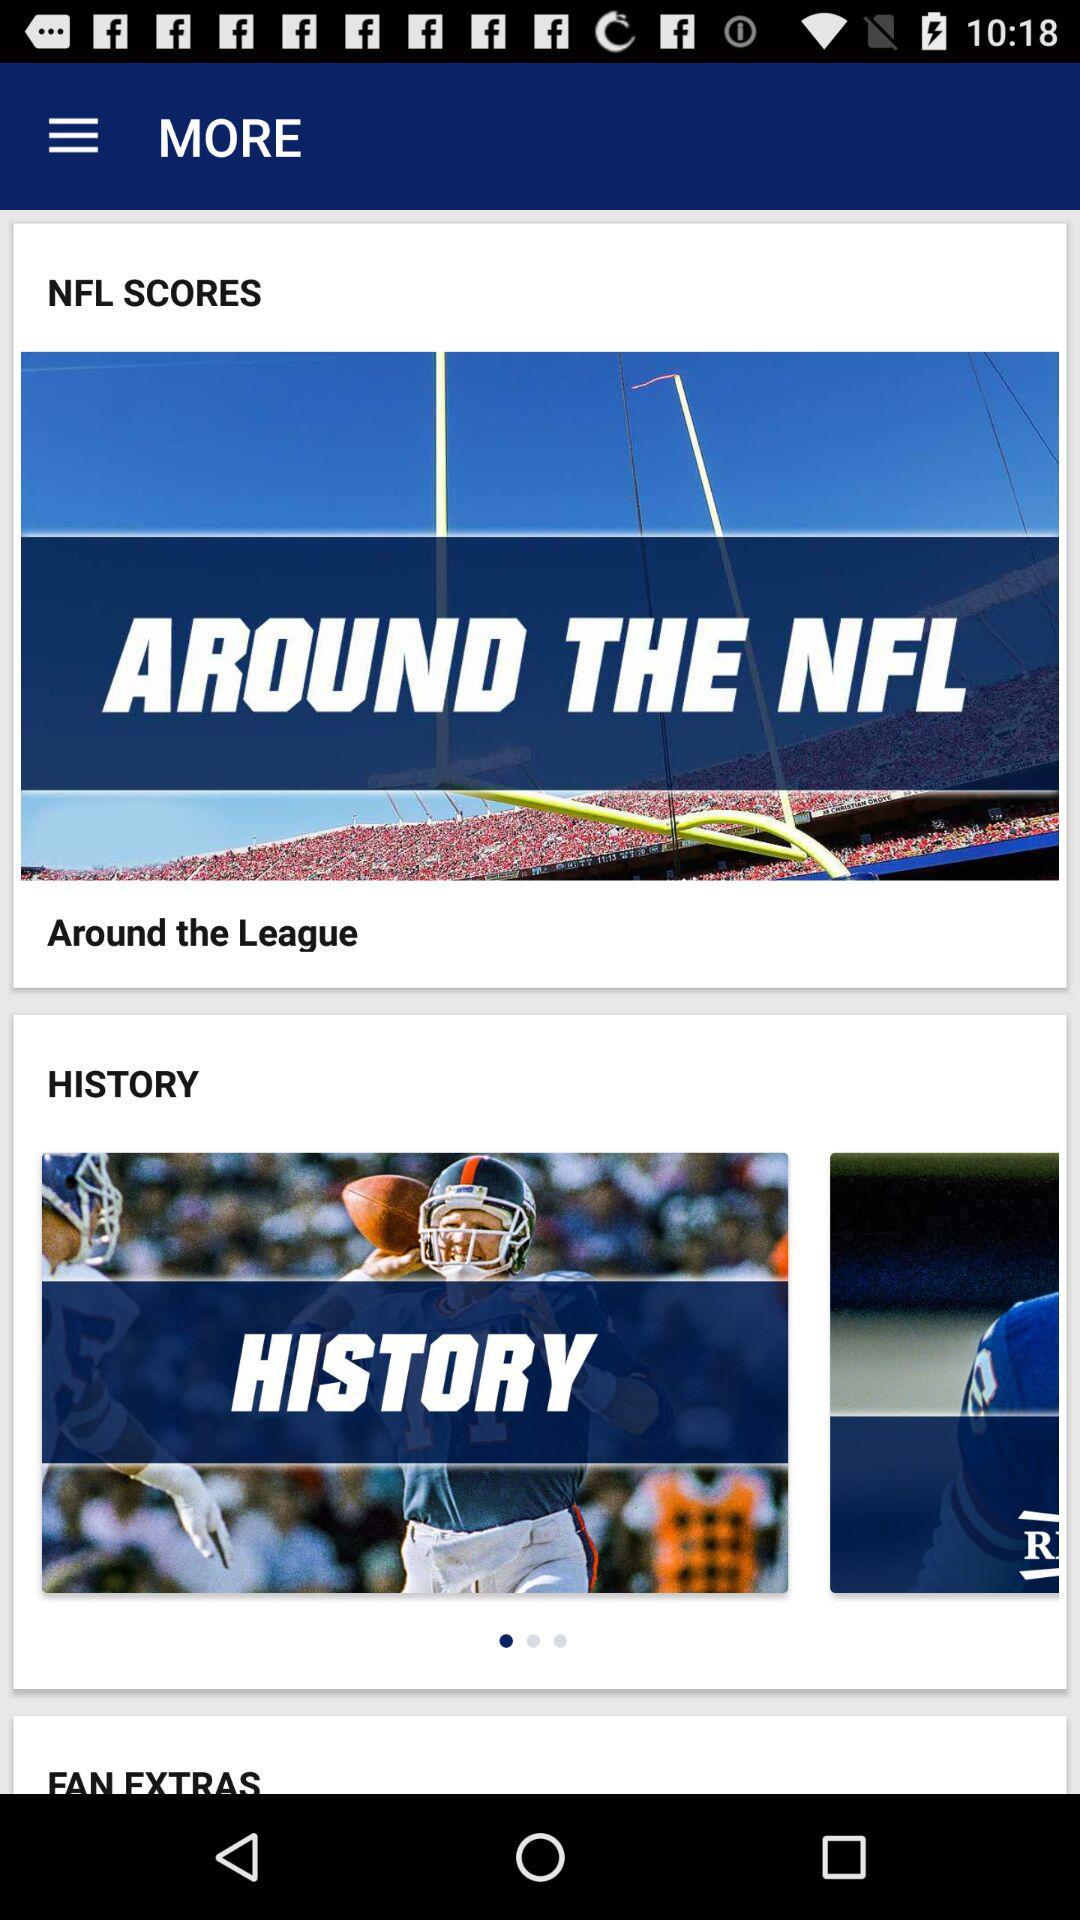  I want to click on the icon to the left of more app, so click(72, 135).